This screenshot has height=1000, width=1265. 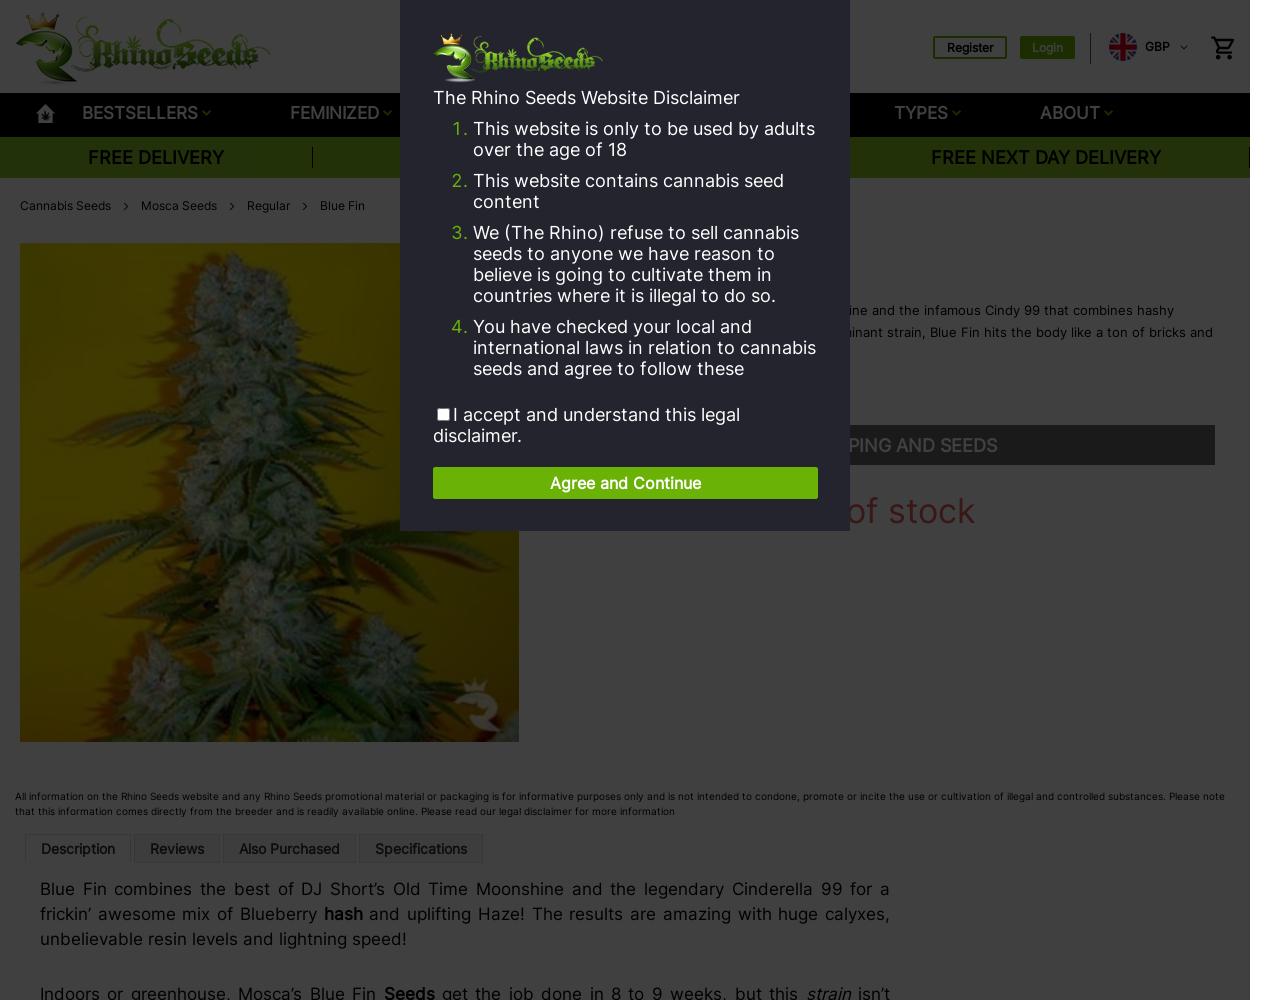 I want to click on 'Specifications', so click(x=420, y=847).